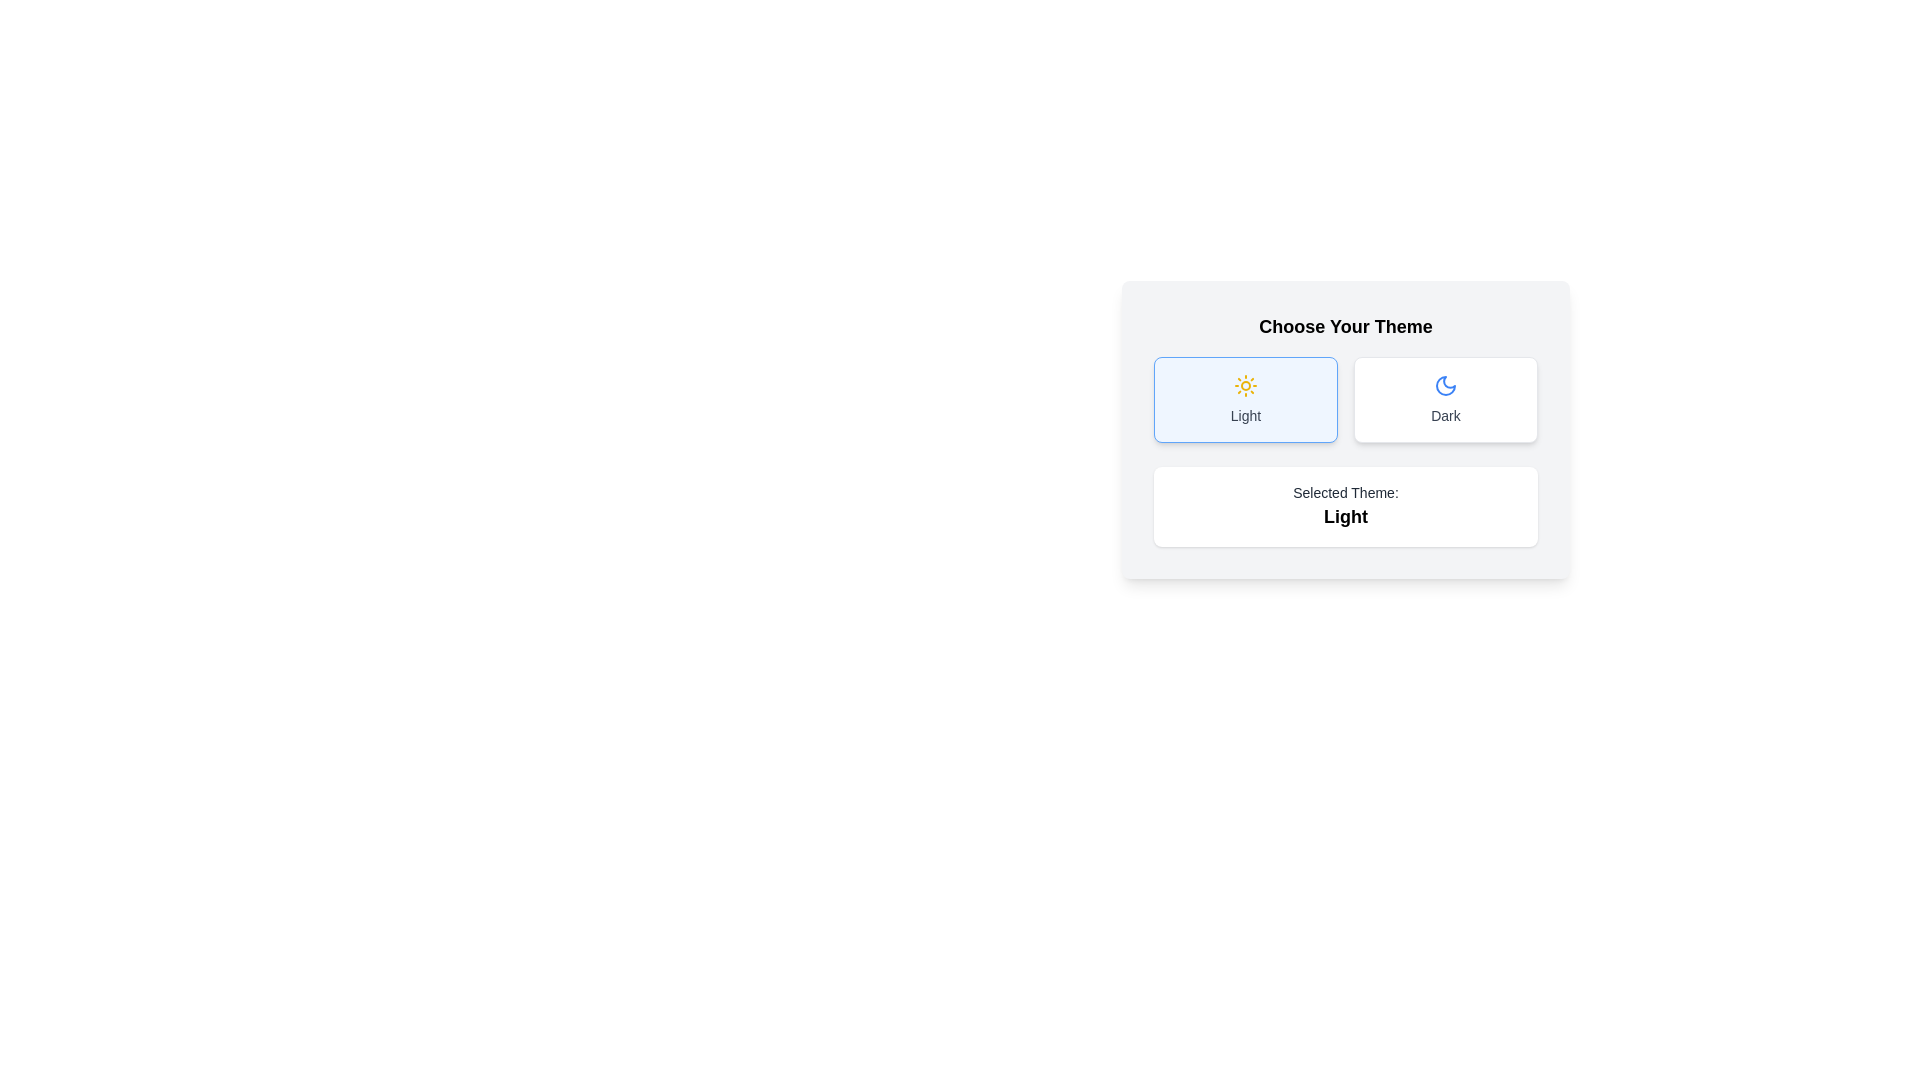 The height and width of the screenshot is (1080, 1920). What do you see at coordinates (1445, 400) in the screenshot?
I see `the Dark button to select the corresponding theme` at bounding box center [1445, 400].